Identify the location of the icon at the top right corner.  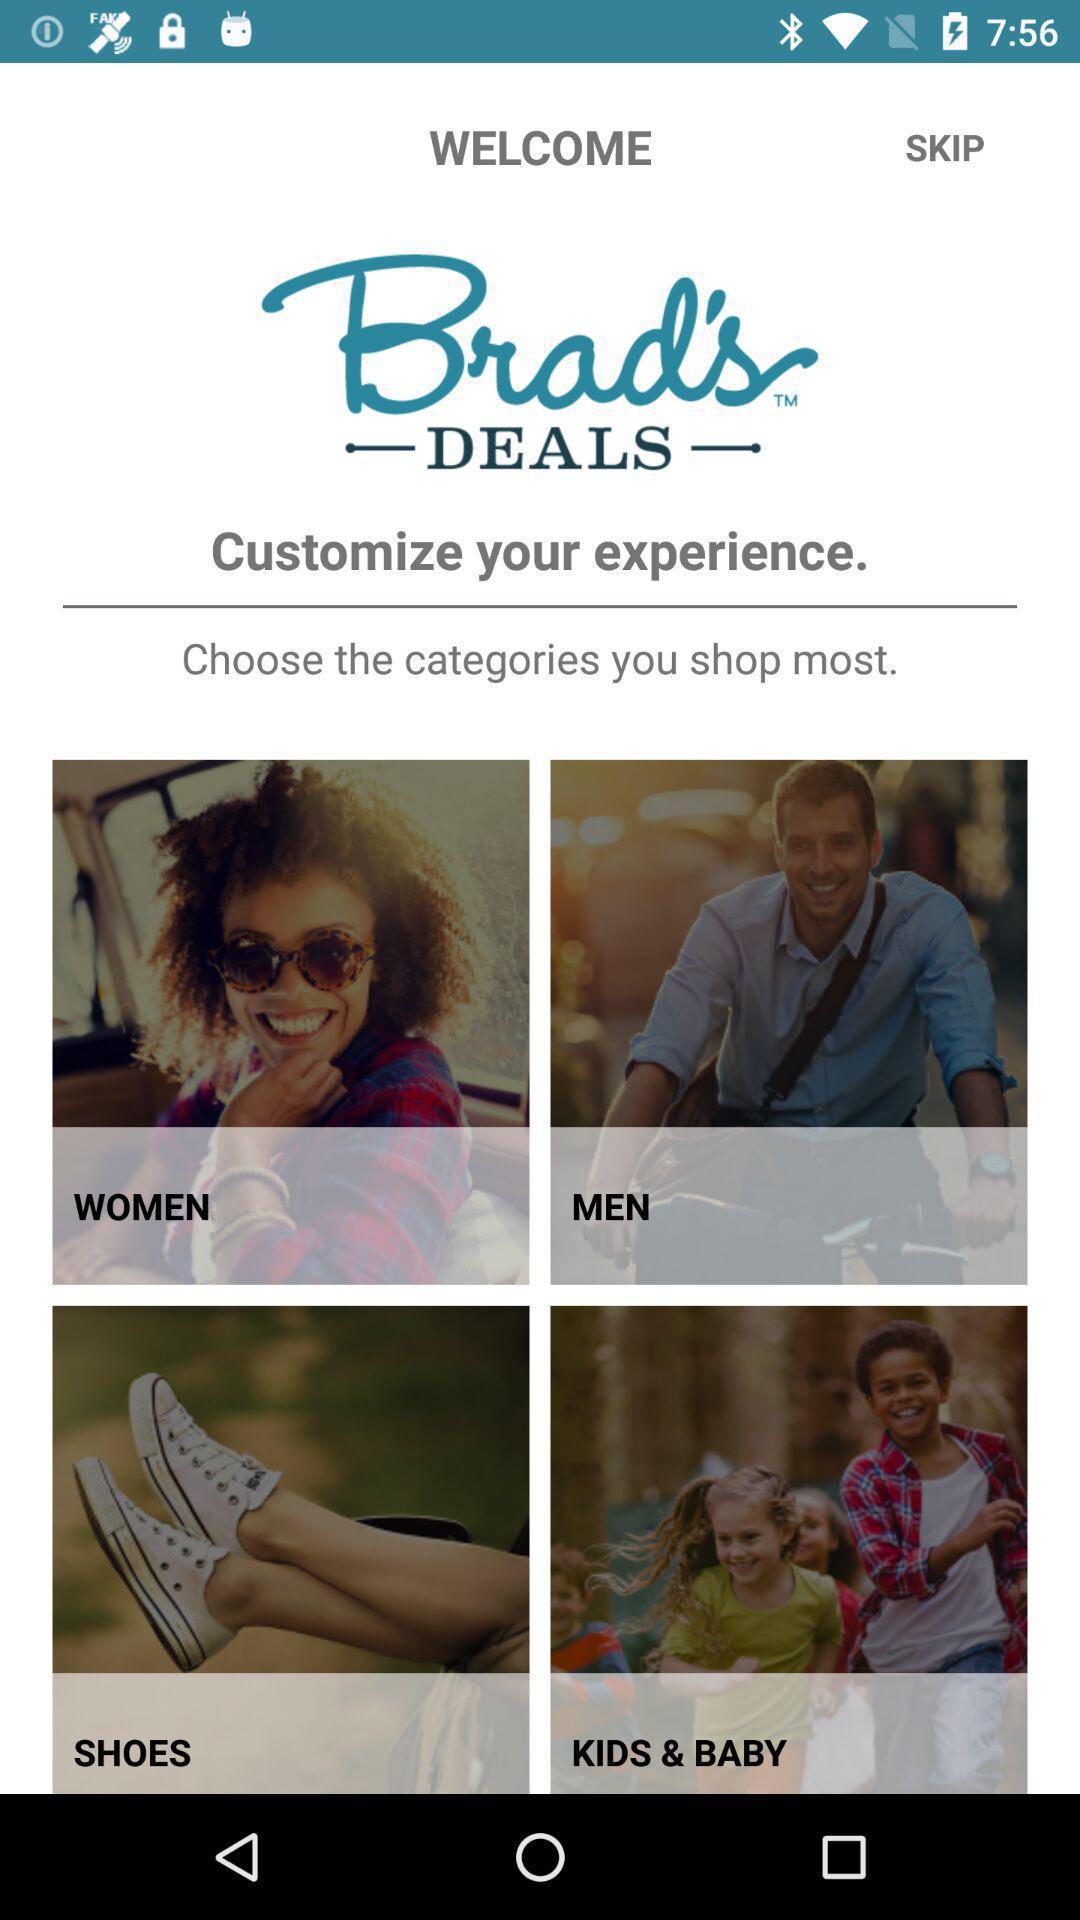
(945, 146).